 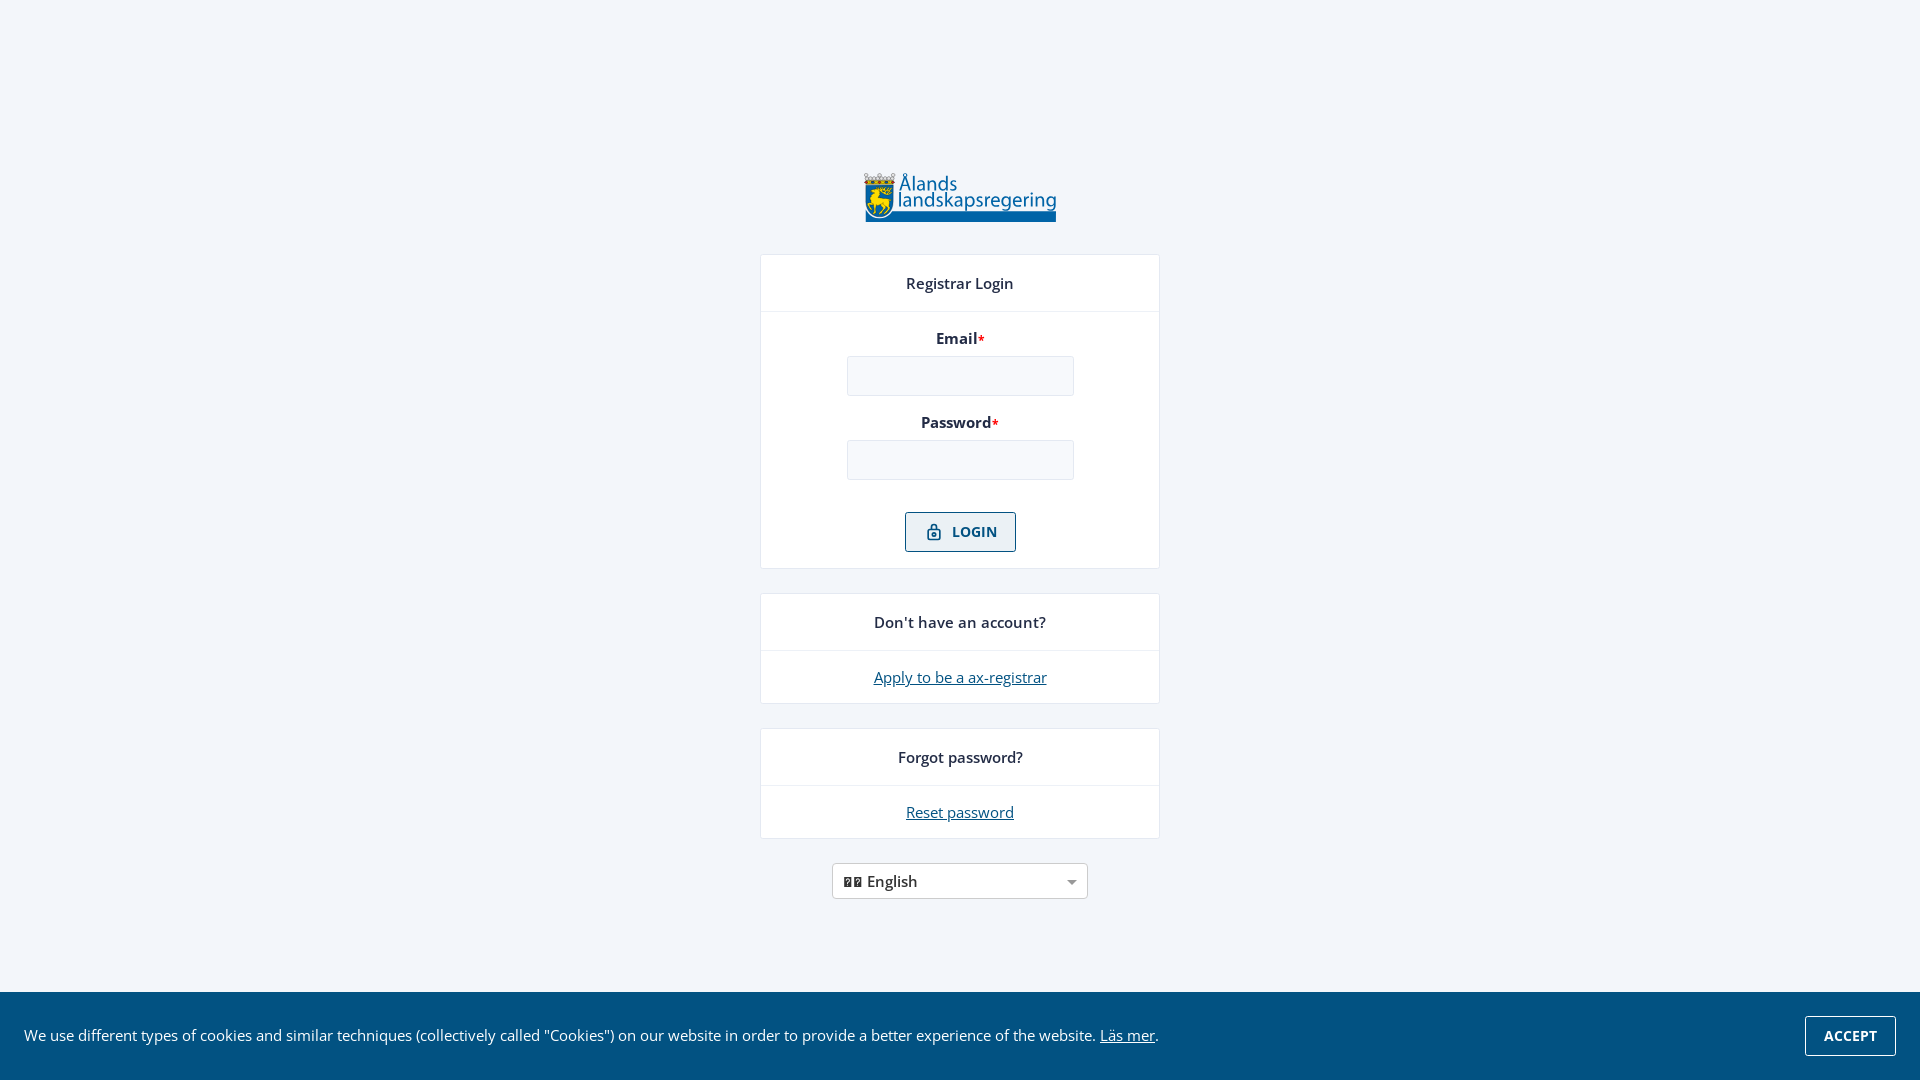 I want to click on 'Apply to be a ax-registrar', so click(x=960, y=676).